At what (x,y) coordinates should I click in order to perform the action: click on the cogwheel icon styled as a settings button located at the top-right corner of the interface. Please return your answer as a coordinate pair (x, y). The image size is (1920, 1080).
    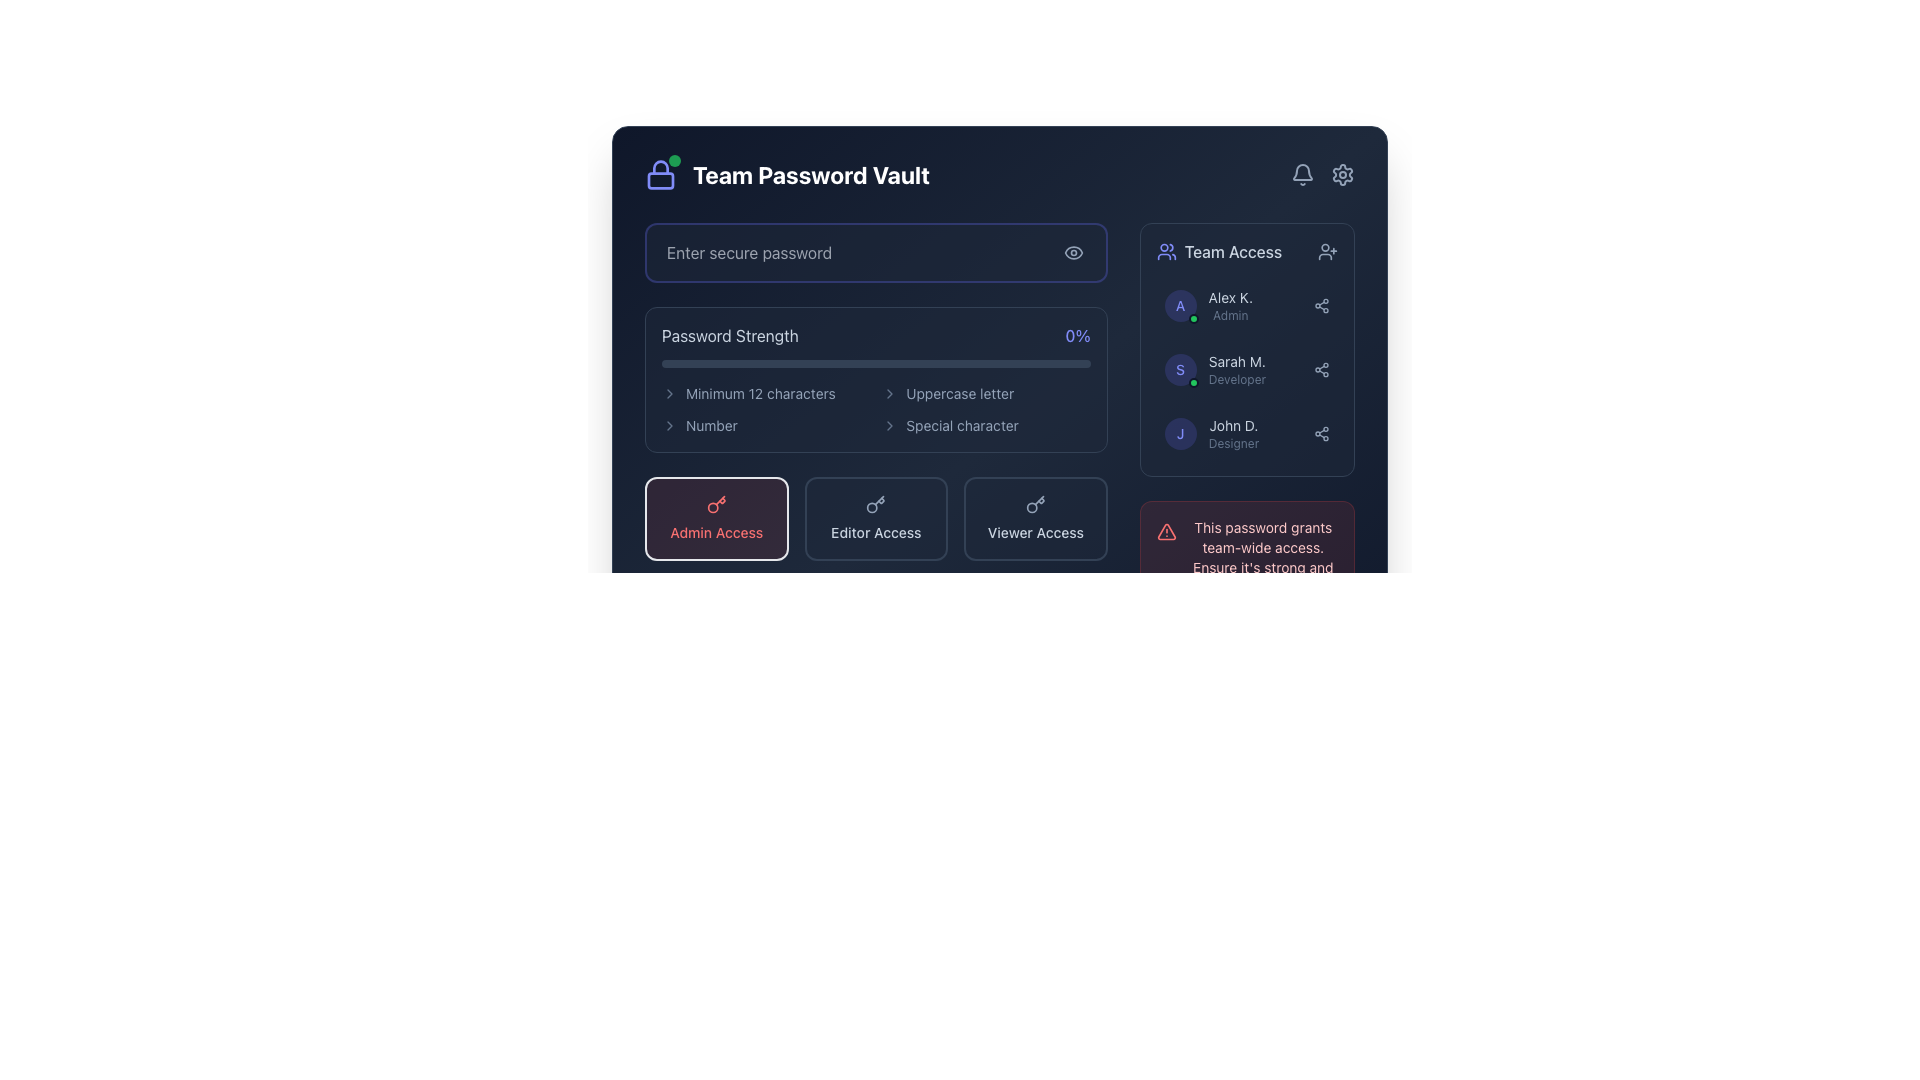
    Looking at the image, I should click on (1343, 173).